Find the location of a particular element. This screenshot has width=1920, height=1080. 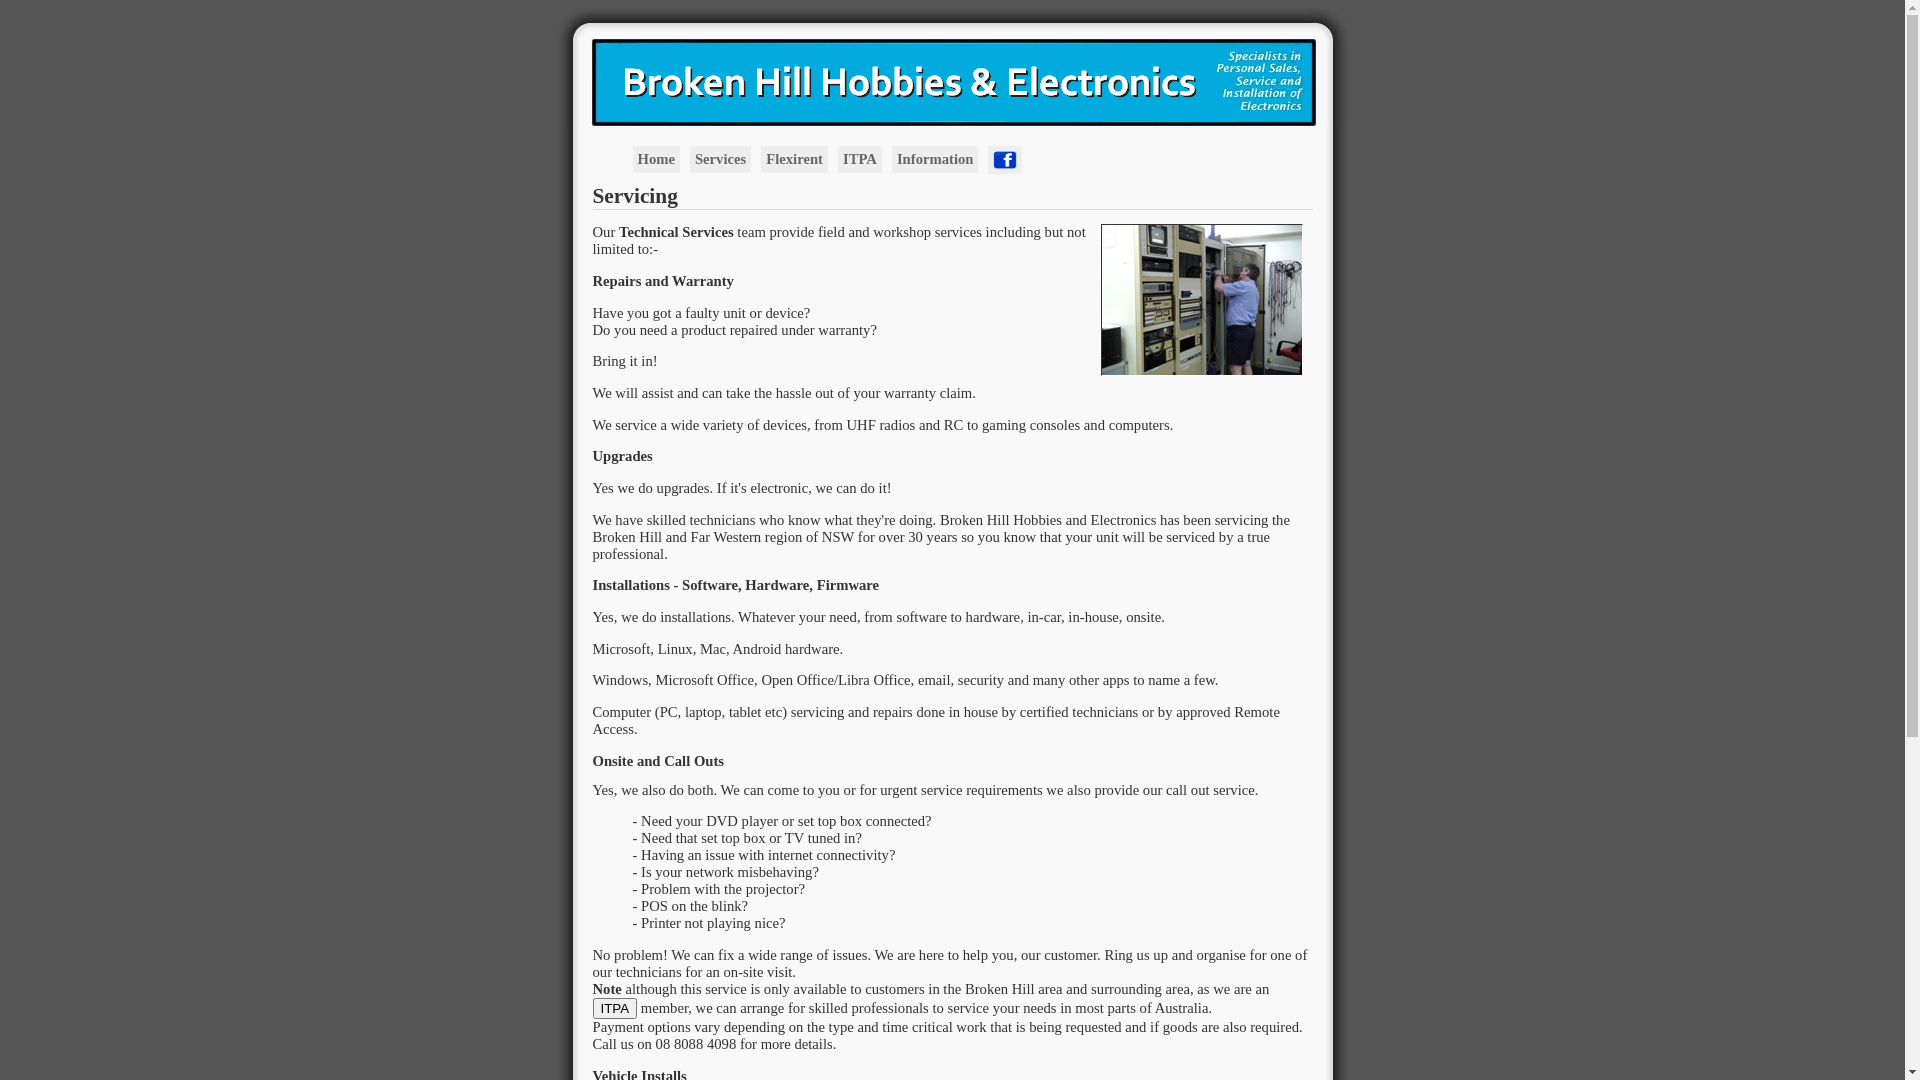

'ITPA' is located at coordinates (590, 1007).